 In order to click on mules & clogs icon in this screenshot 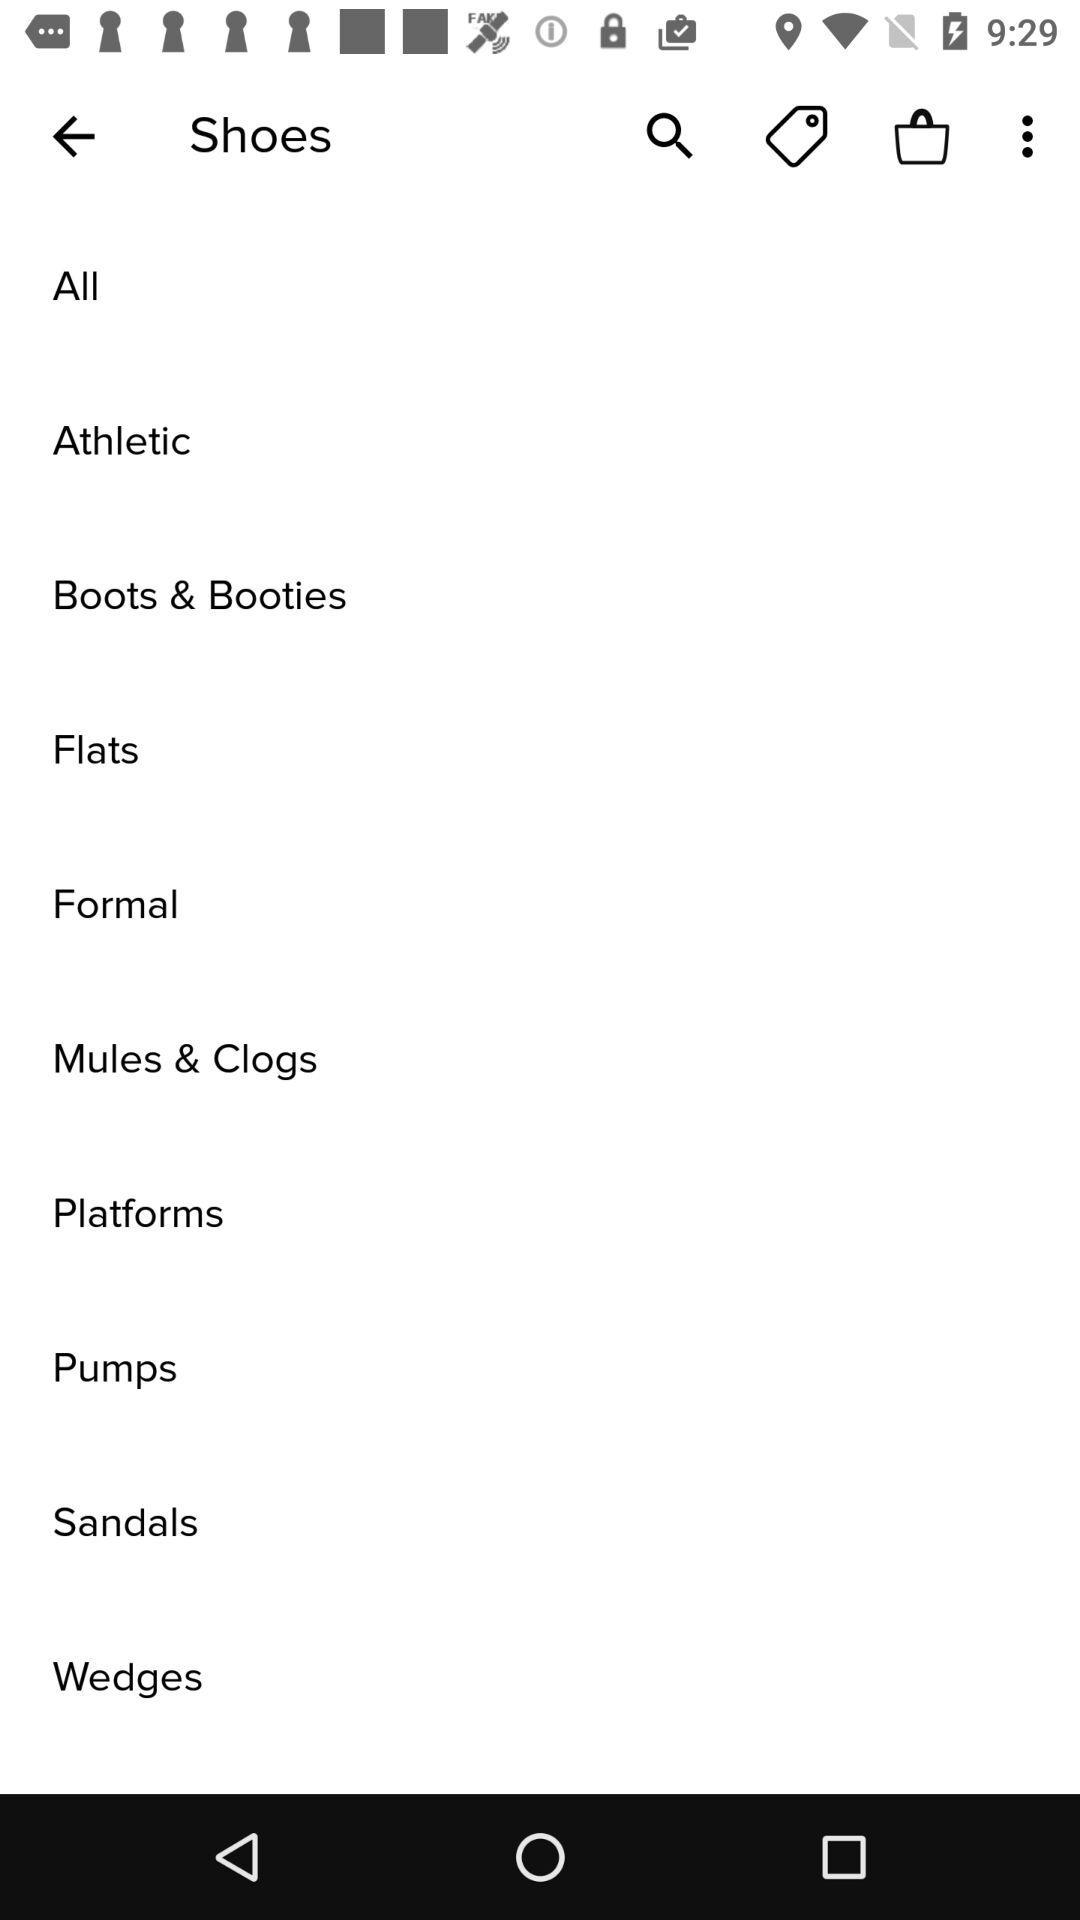, I will do `click(540, 1058)`.